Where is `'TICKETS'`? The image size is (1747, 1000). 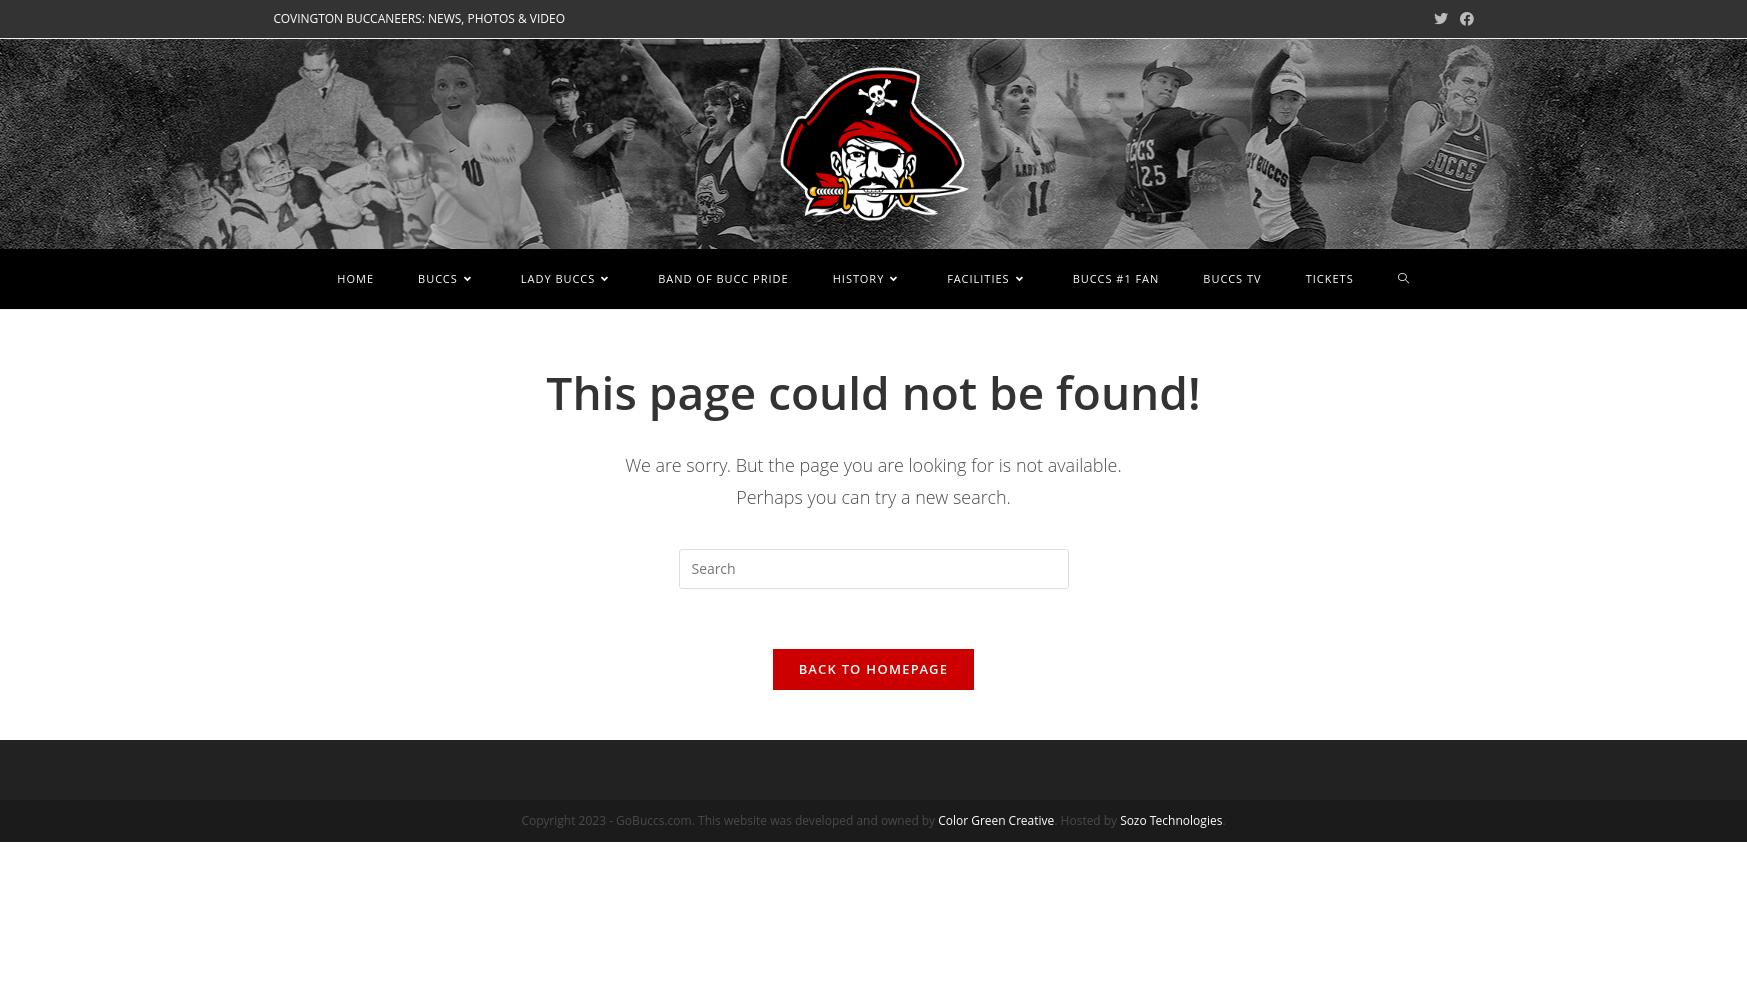
'TICKETS' is located at coordinates (1327, 277).